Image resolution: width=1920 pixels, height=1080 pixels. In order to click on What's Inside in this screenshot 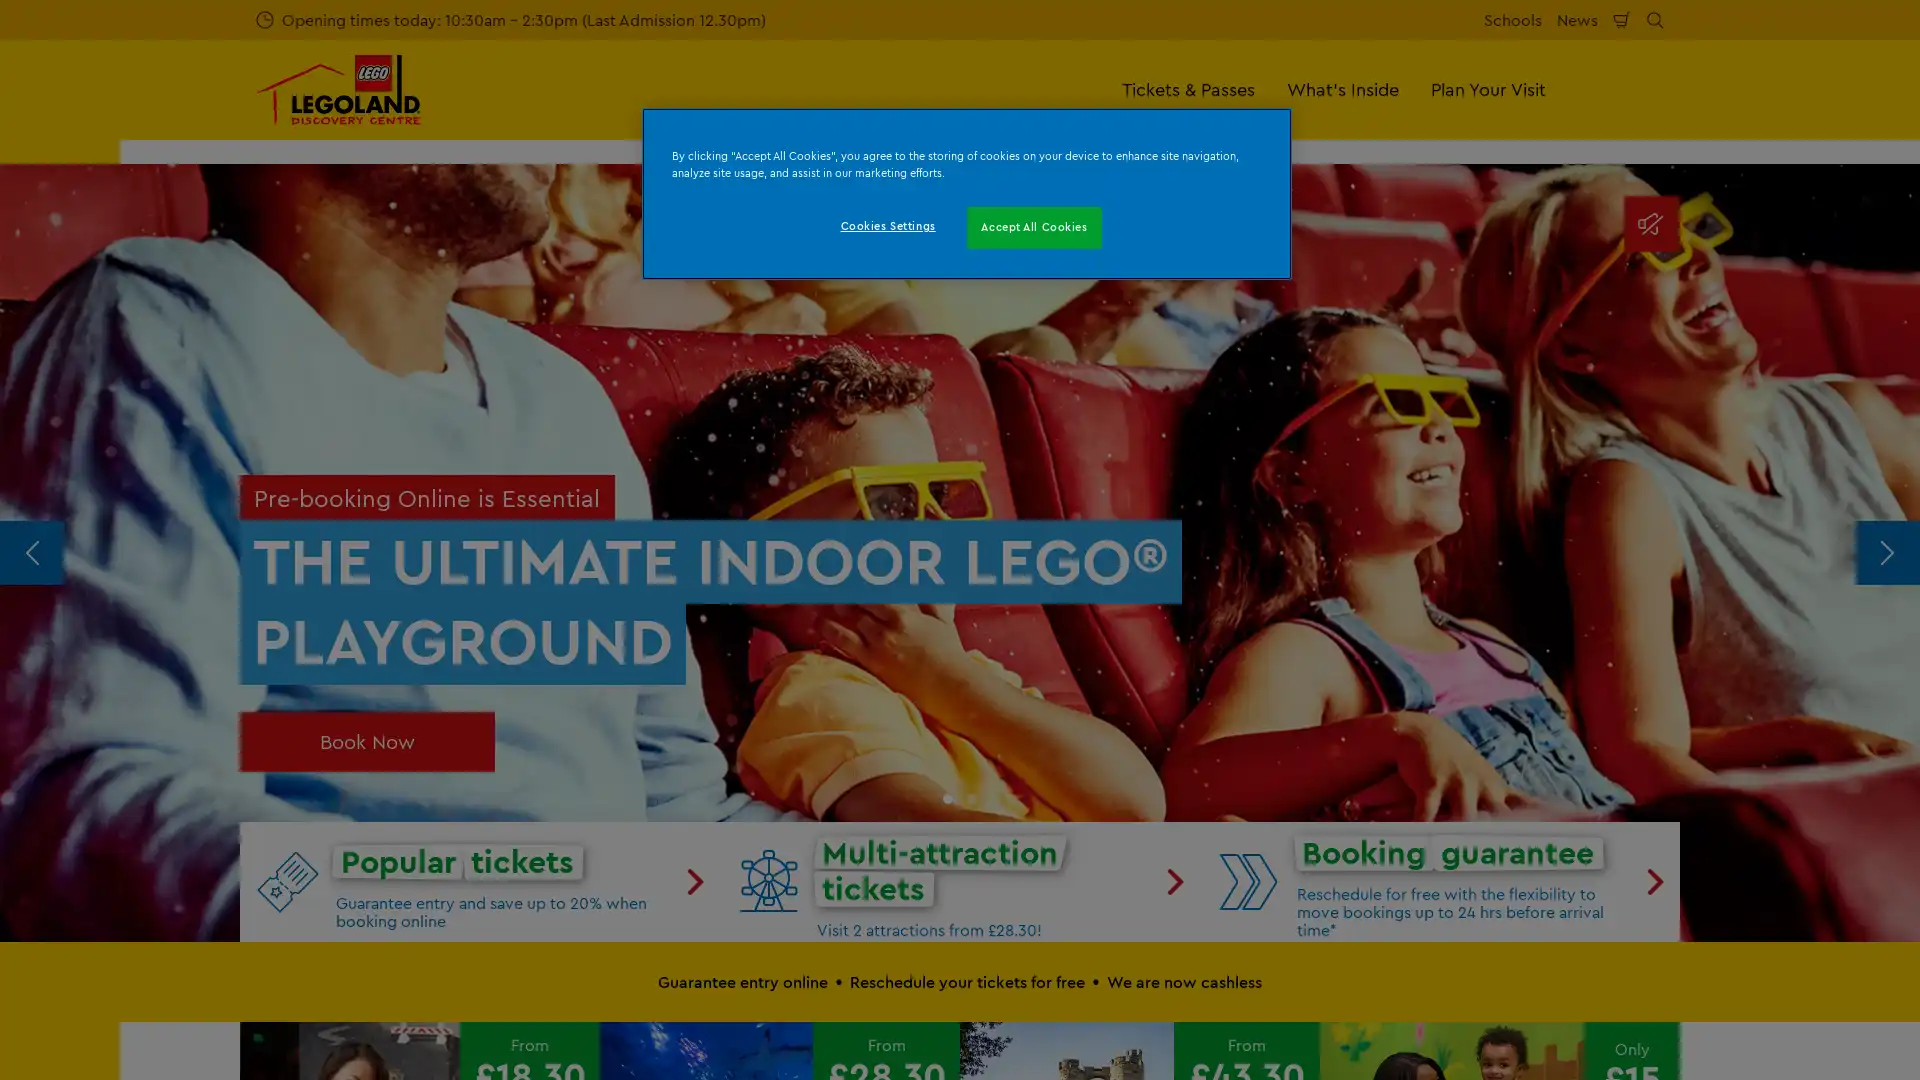, I will do `click(1343, 88)`.